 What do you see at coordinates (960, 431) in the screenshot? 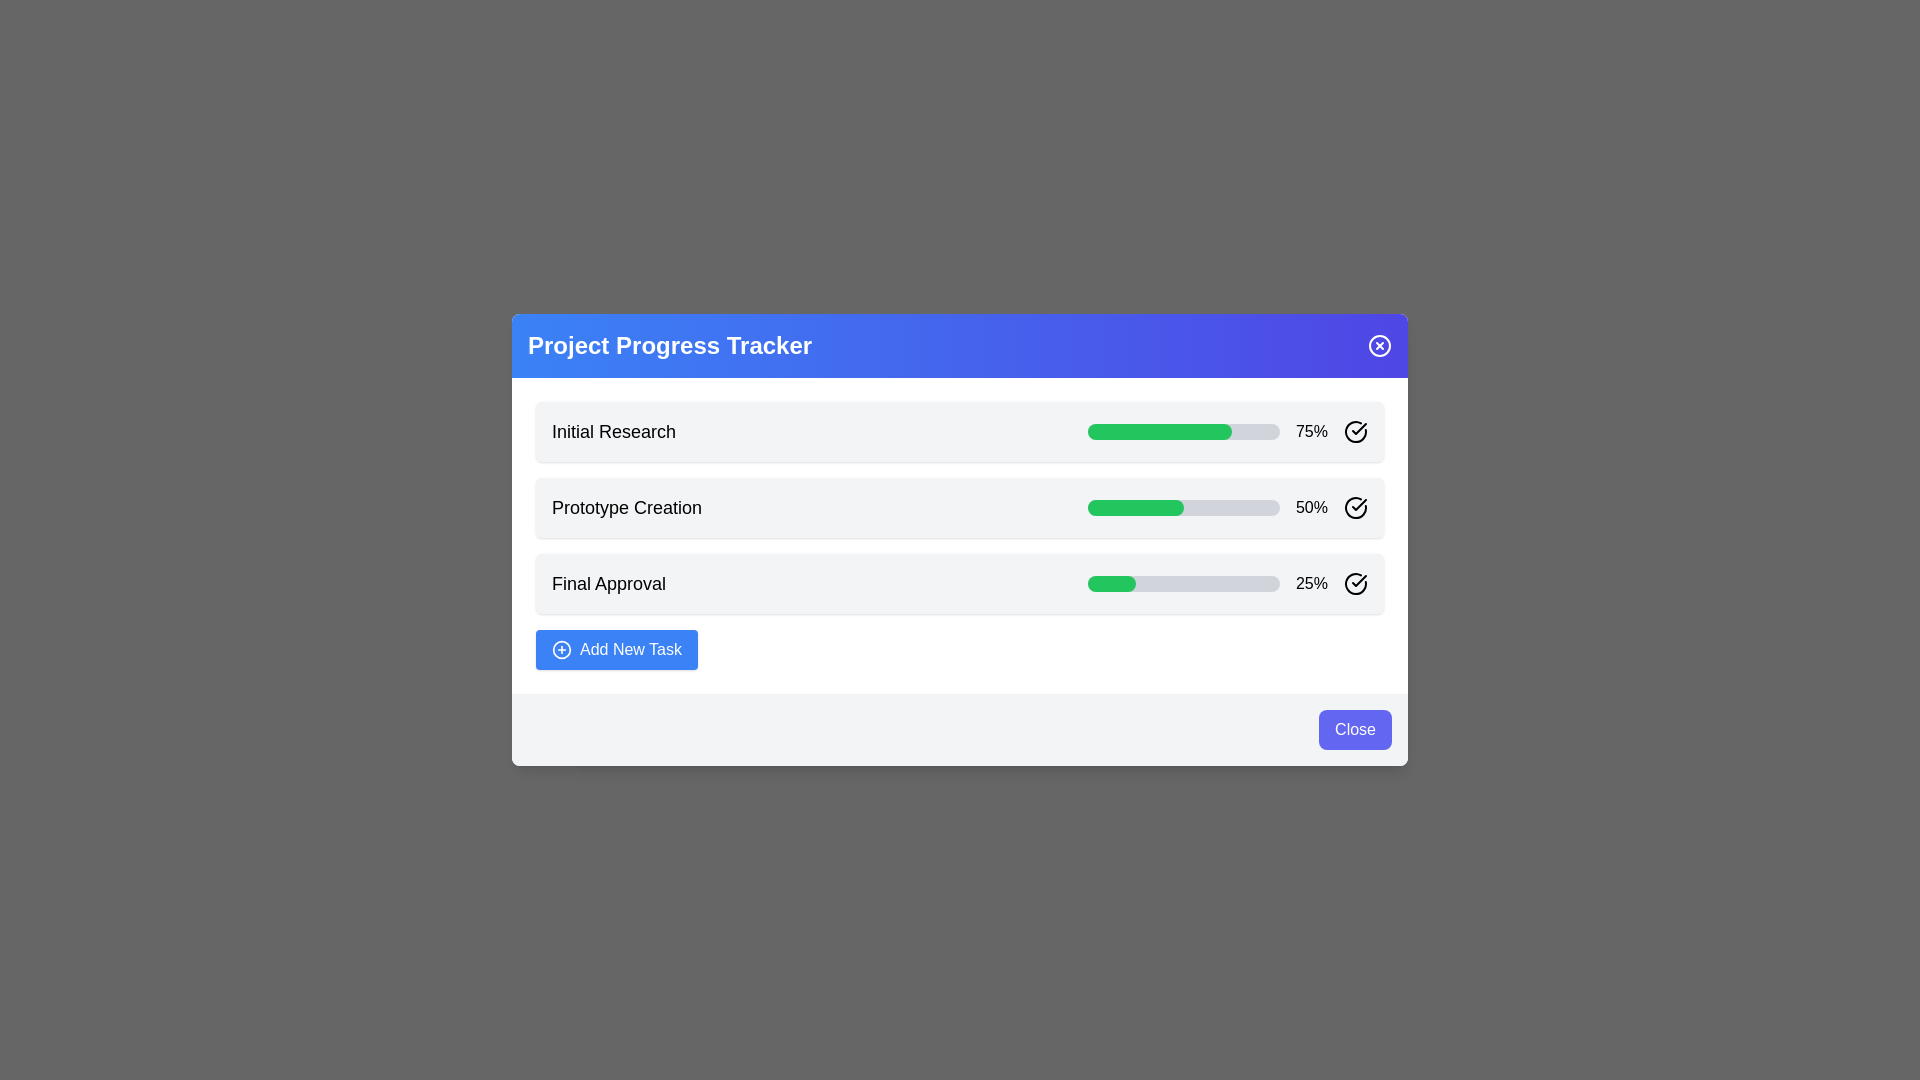
I see `the 'Initial Research' panel that shows 75% progress in the 'Project Progress Tracker' card` at bounding box center [960, 431].